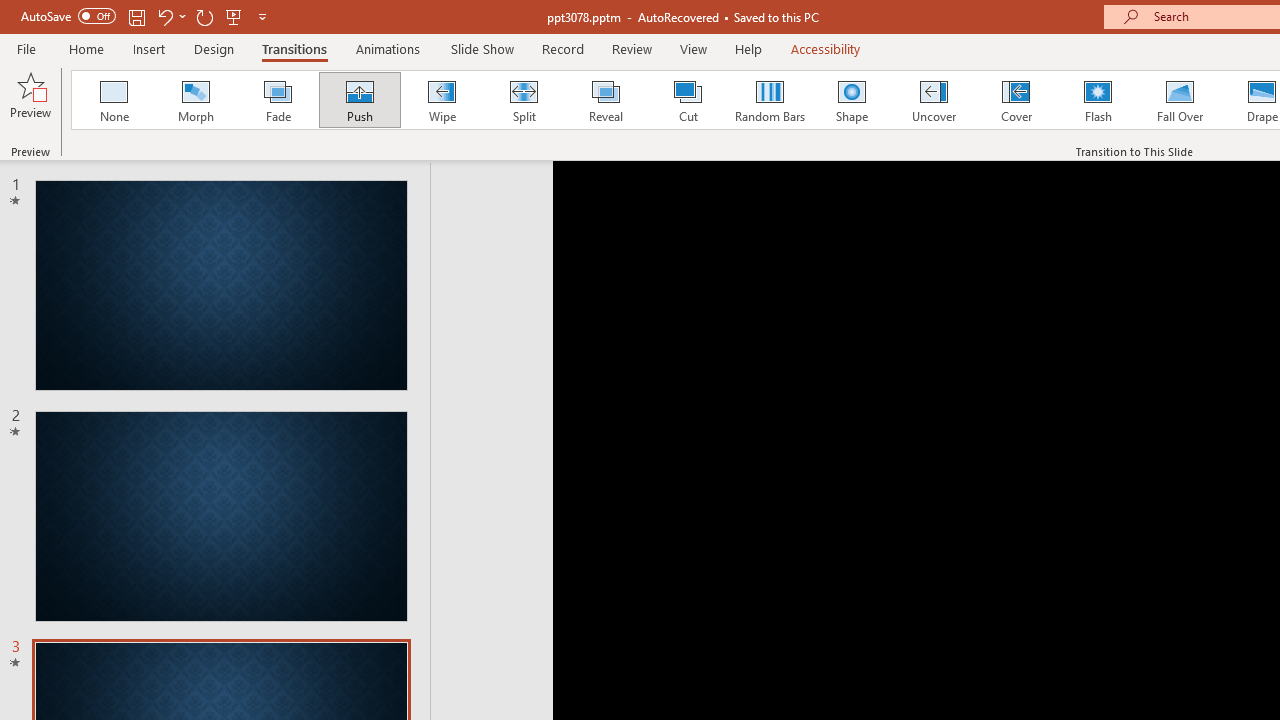 This screenshot has height=720, width=1280. What do you see at coordinates (1097, 100) in the screenshot?
I see `'Flash'` at bounding box center [1097, 100].